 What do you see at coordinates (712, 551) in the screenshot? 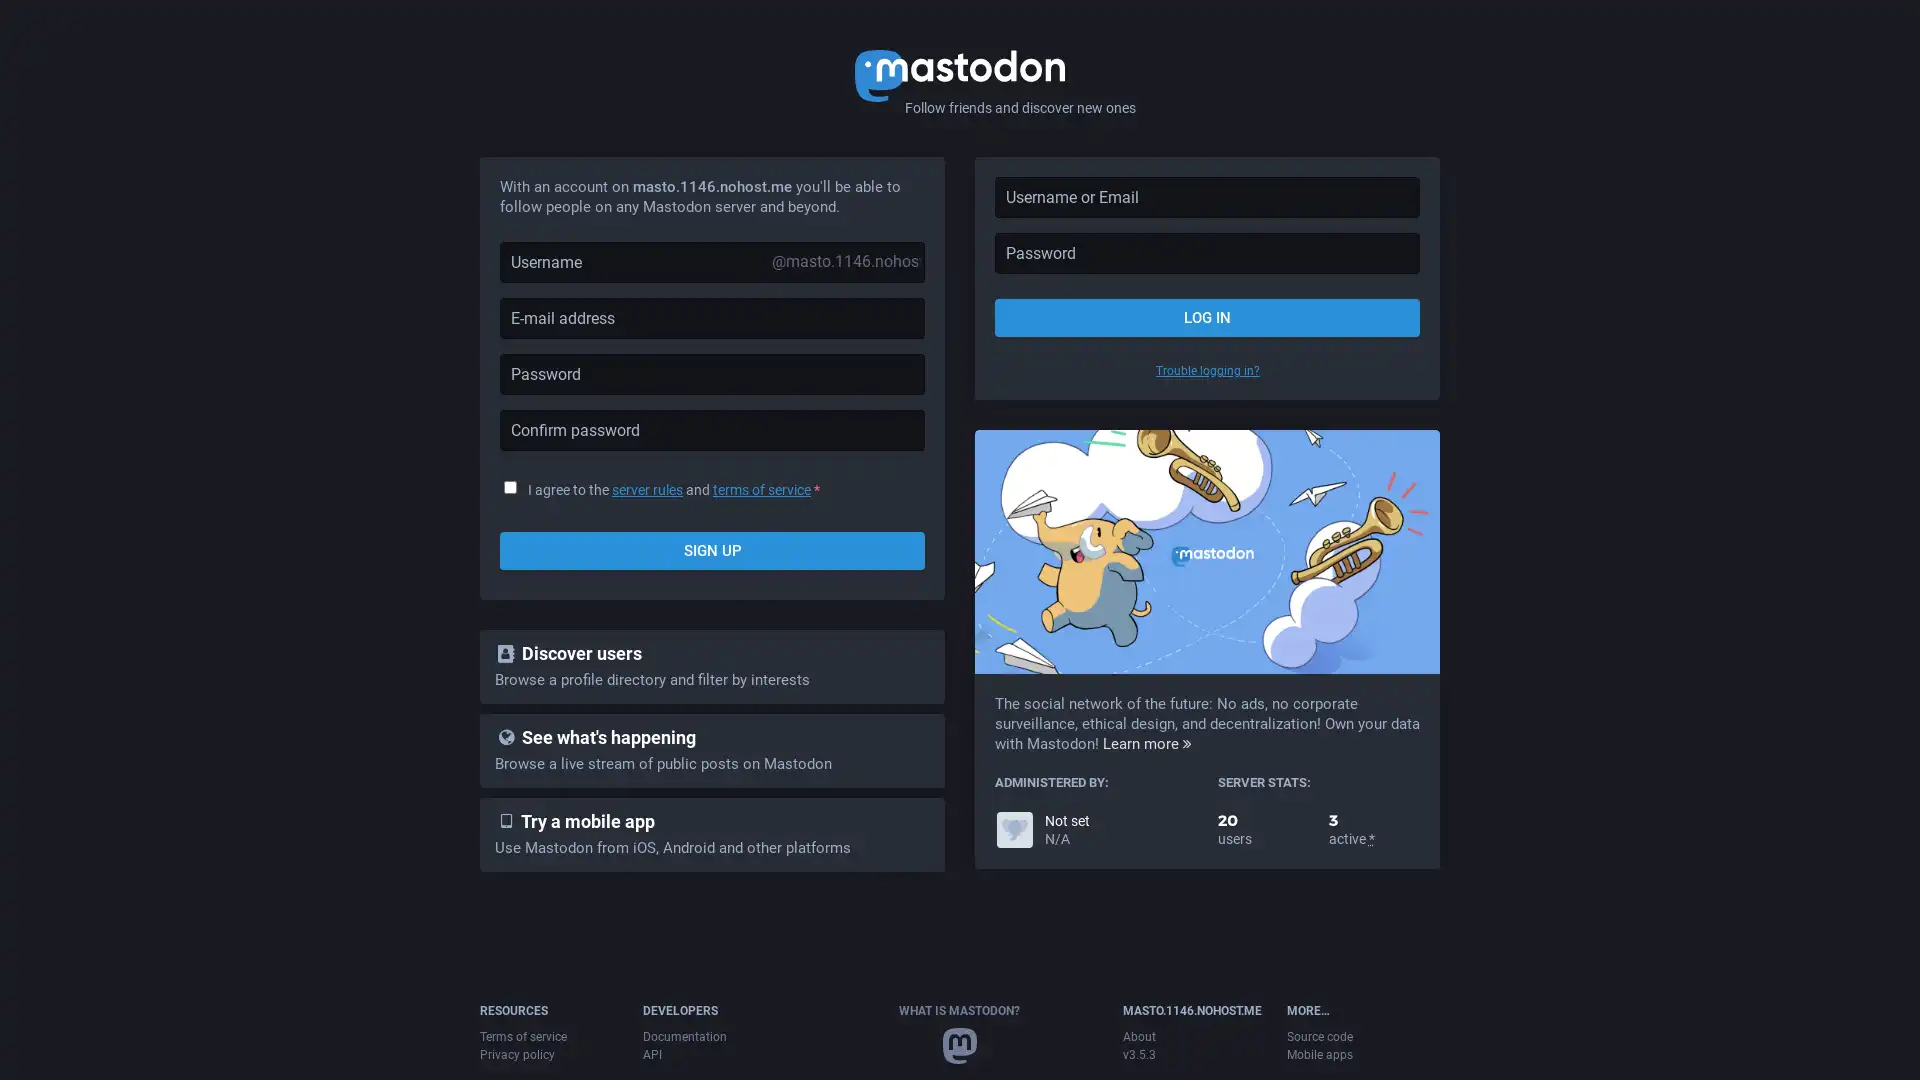
I see `SIGN UP` at bounding box center [712, 551].